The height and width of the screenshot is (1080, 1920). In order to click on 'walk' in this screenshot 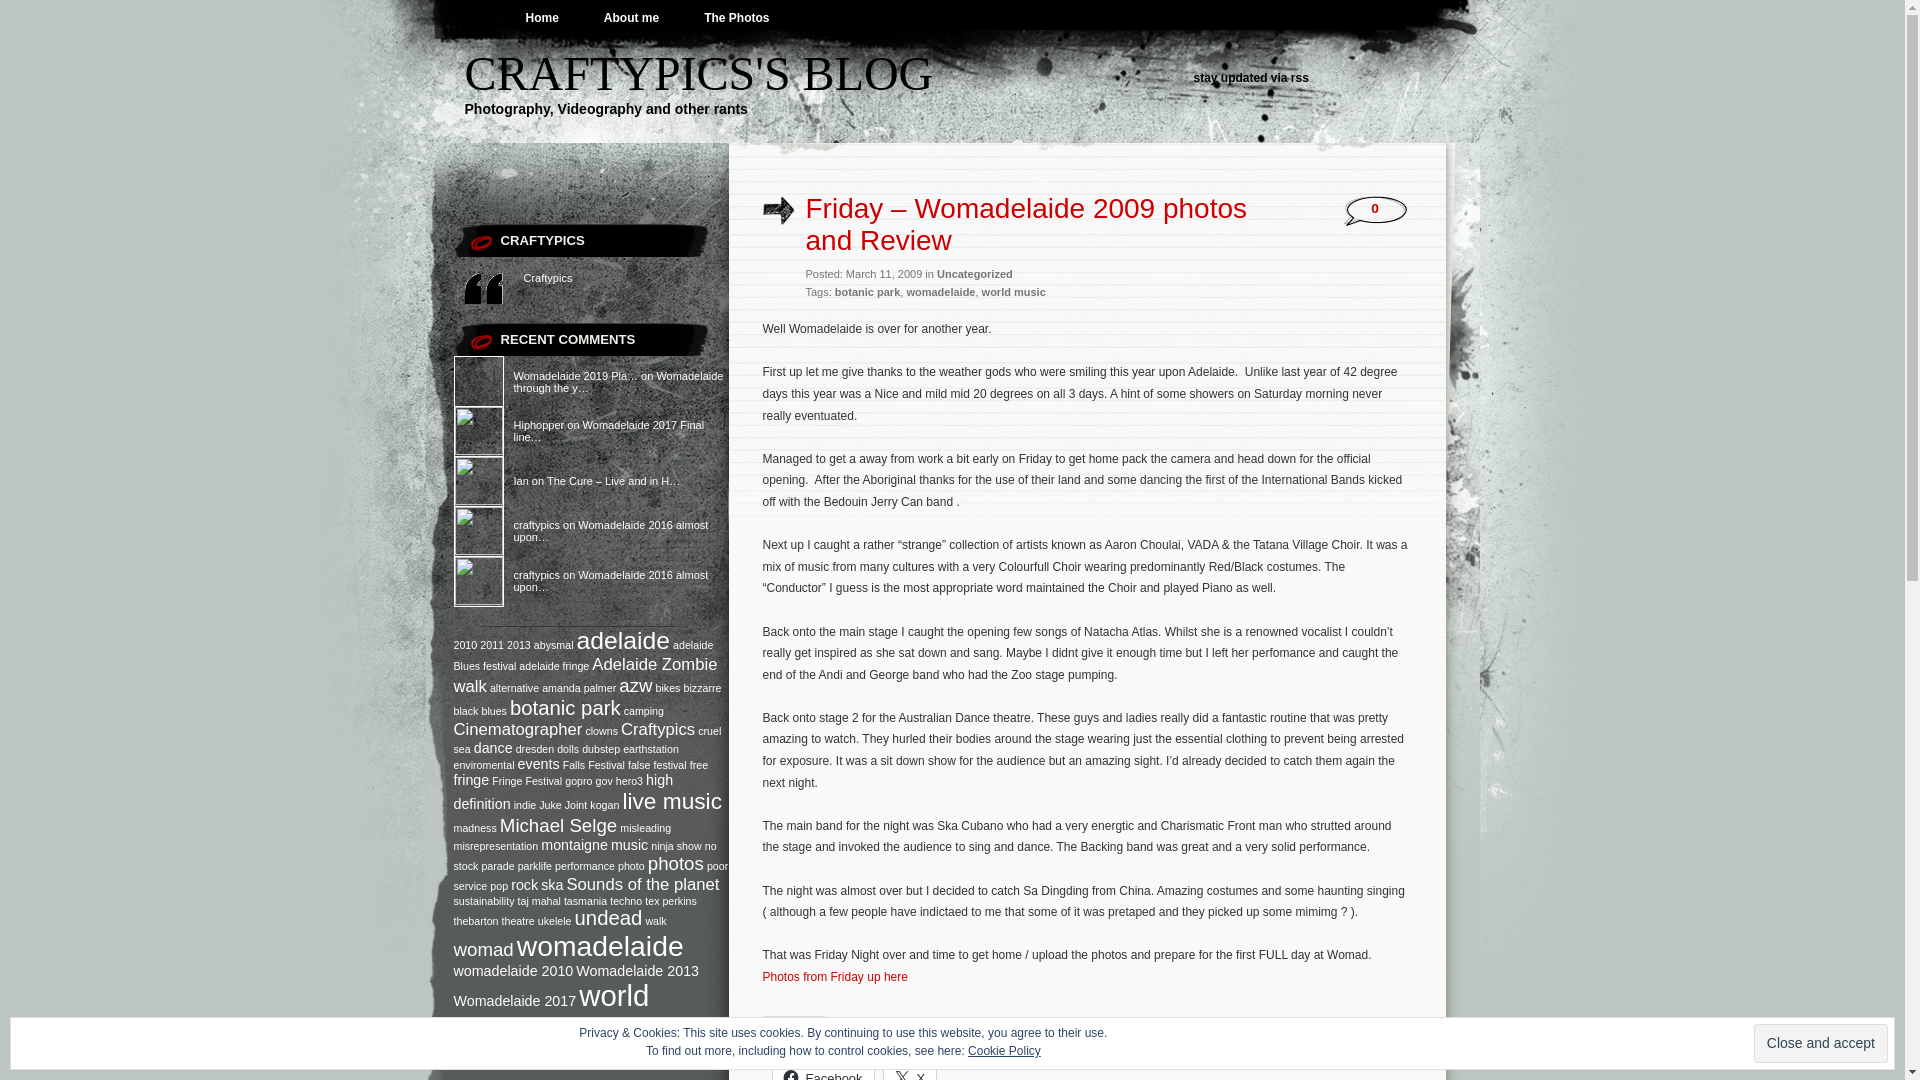, I will do `click(655, 921)`.